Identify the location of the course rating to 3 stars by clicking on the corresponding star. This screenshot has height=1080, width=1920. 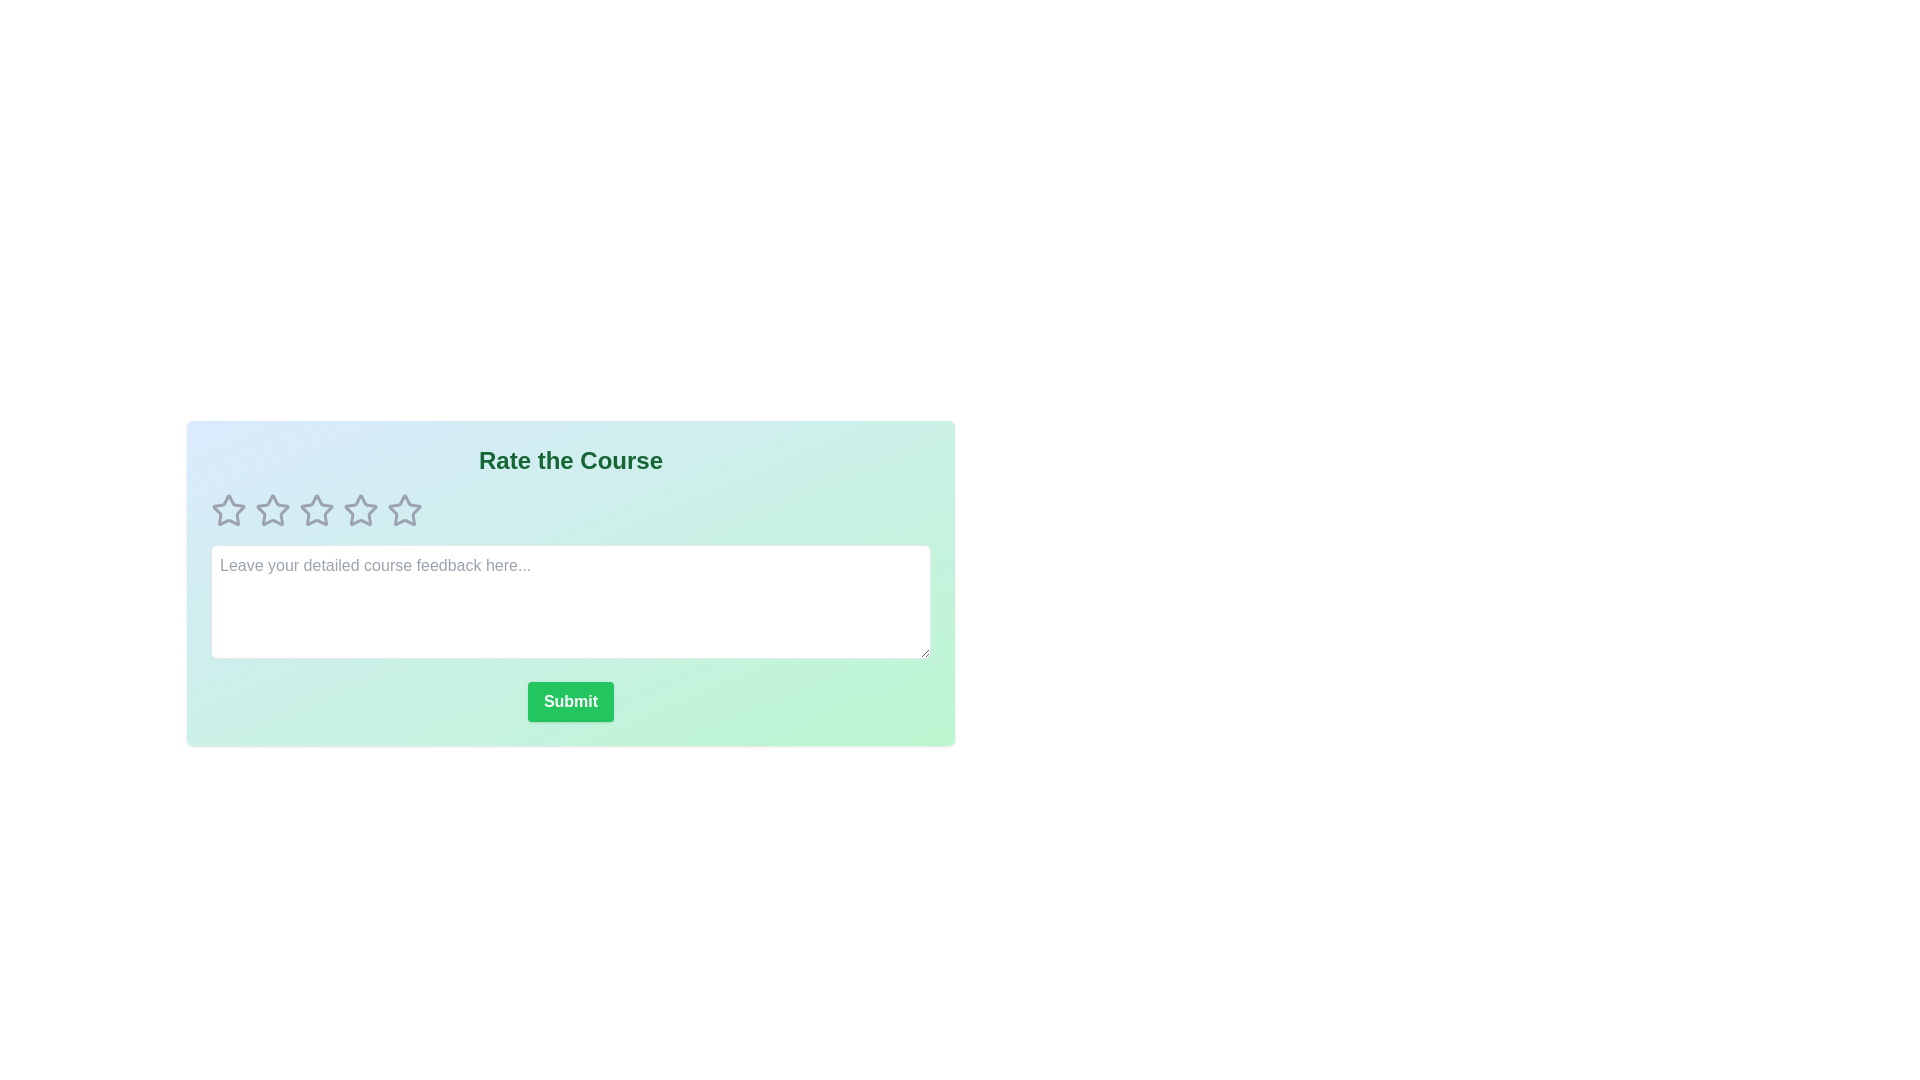
(315, 509).